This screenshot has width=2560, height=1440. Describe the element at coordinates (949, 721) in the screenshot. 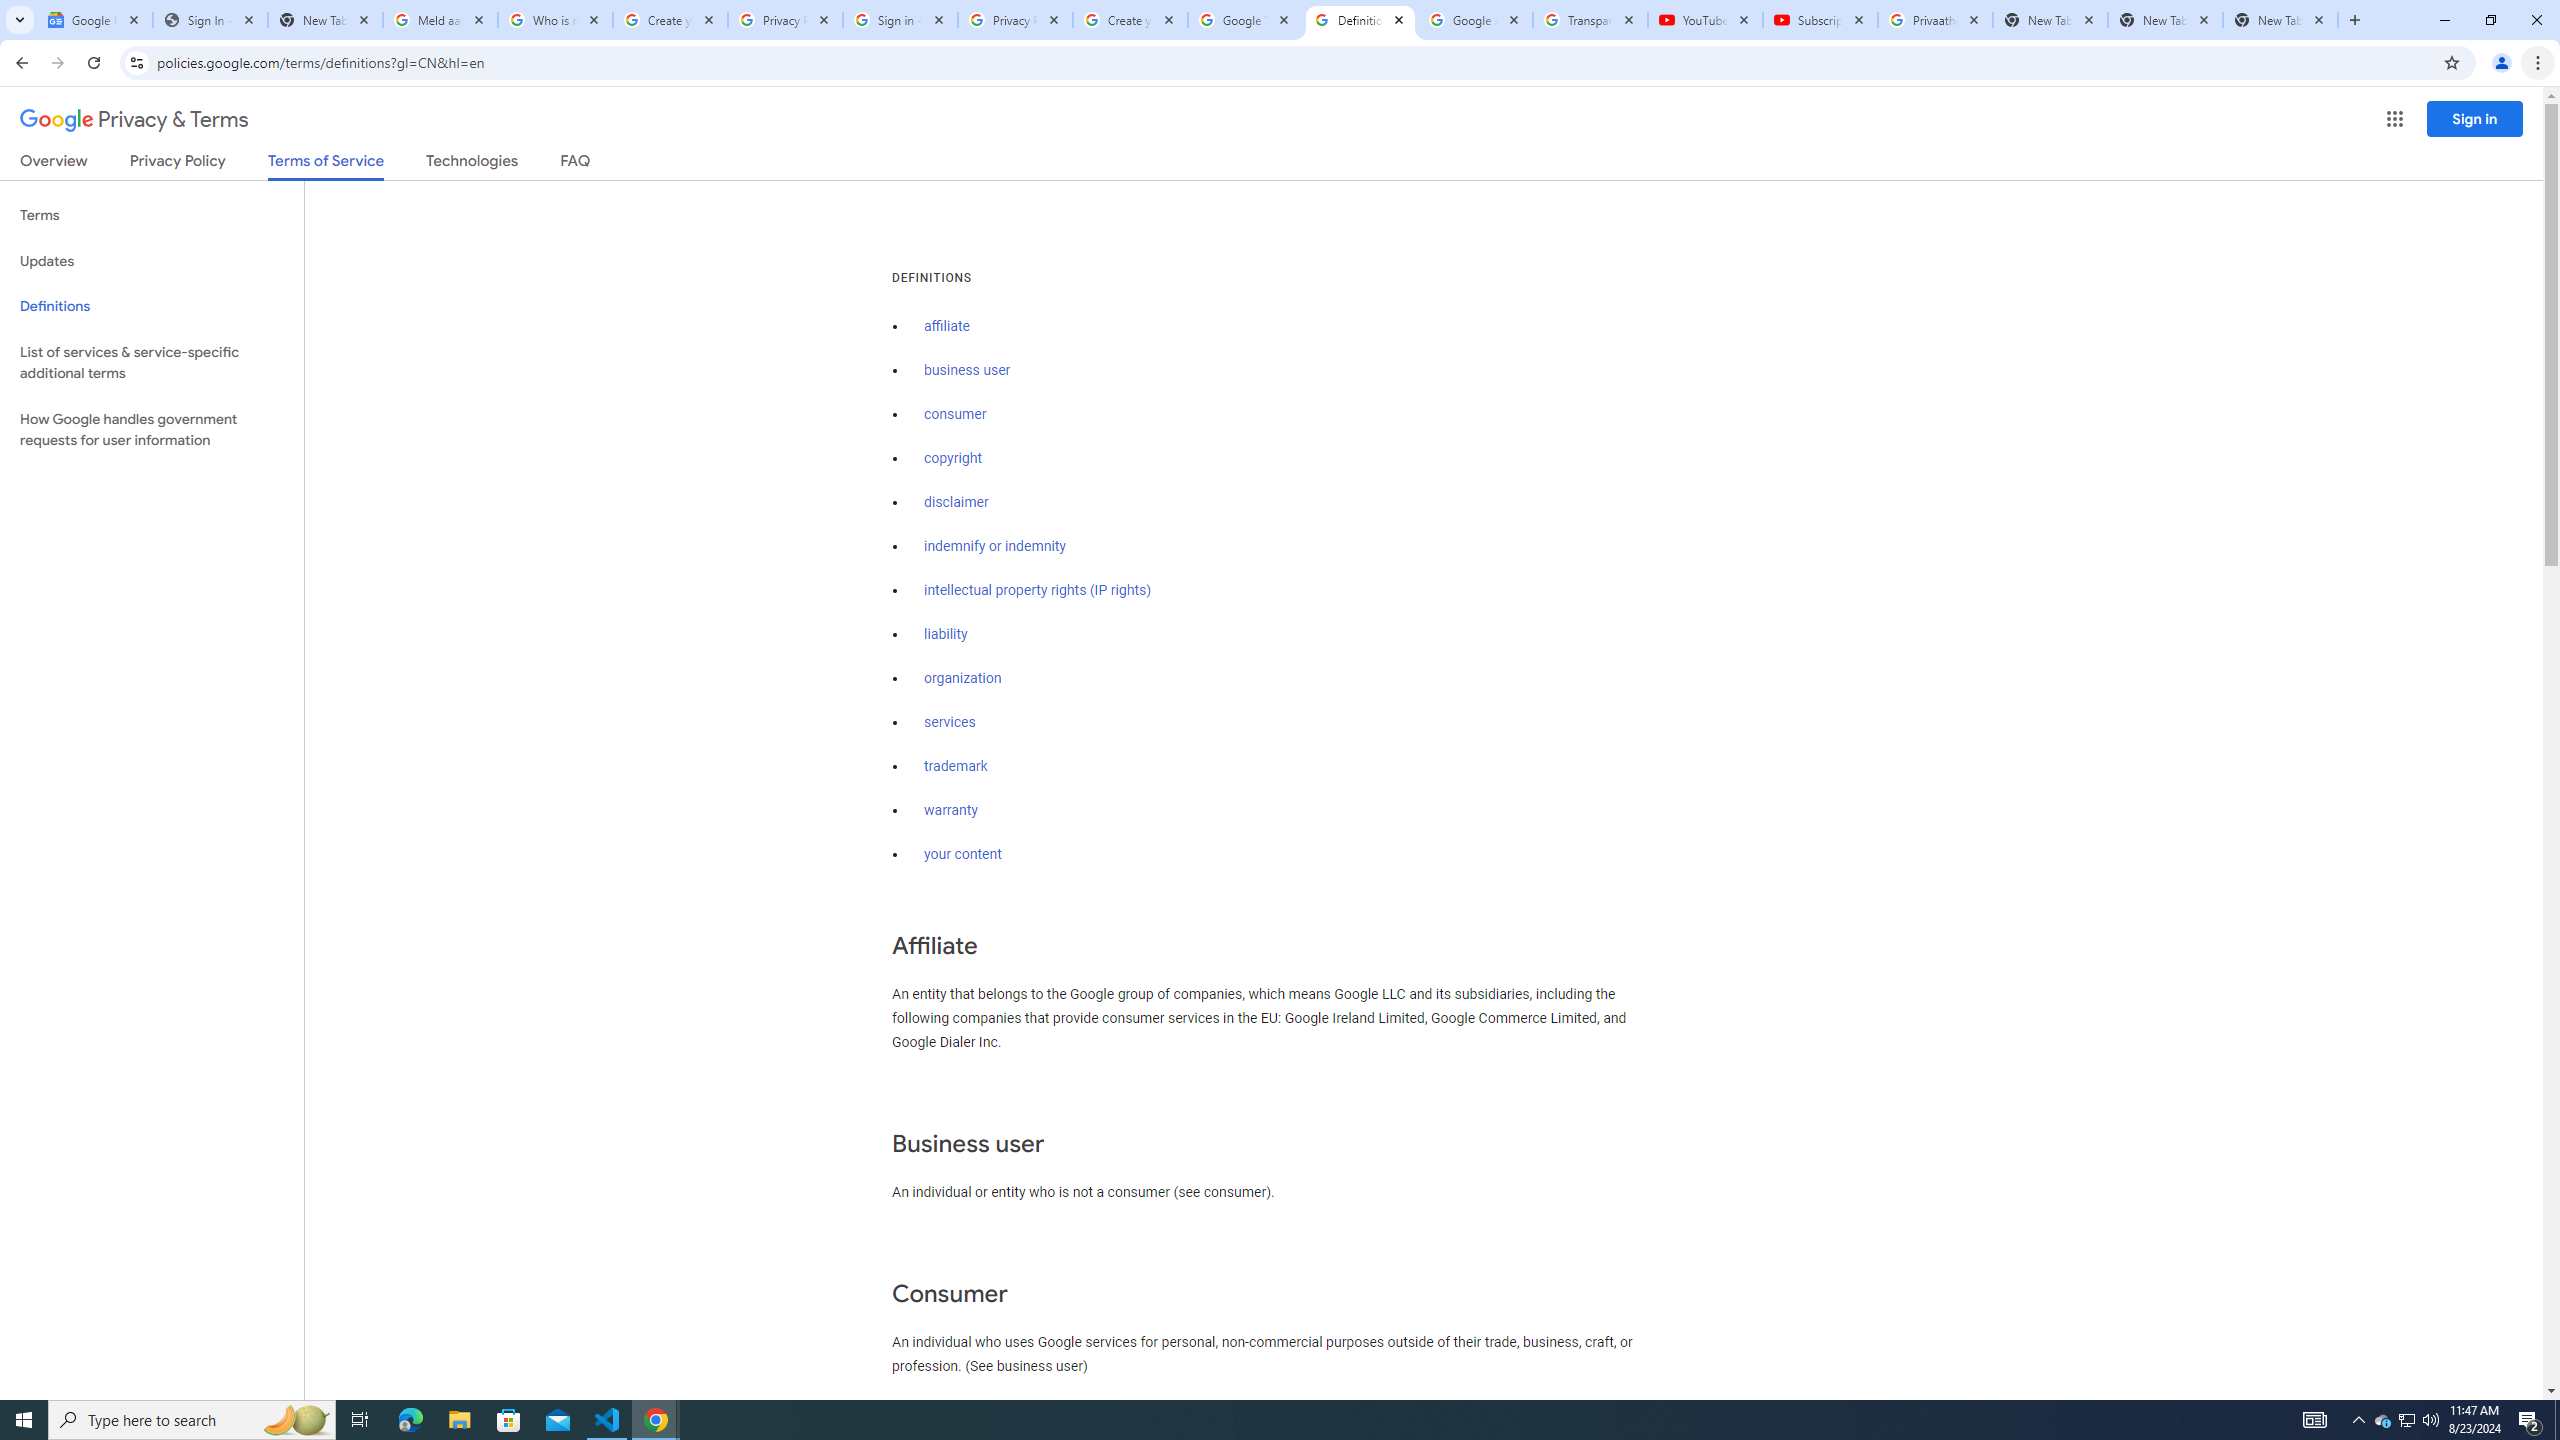

I see `'services'` at that location.